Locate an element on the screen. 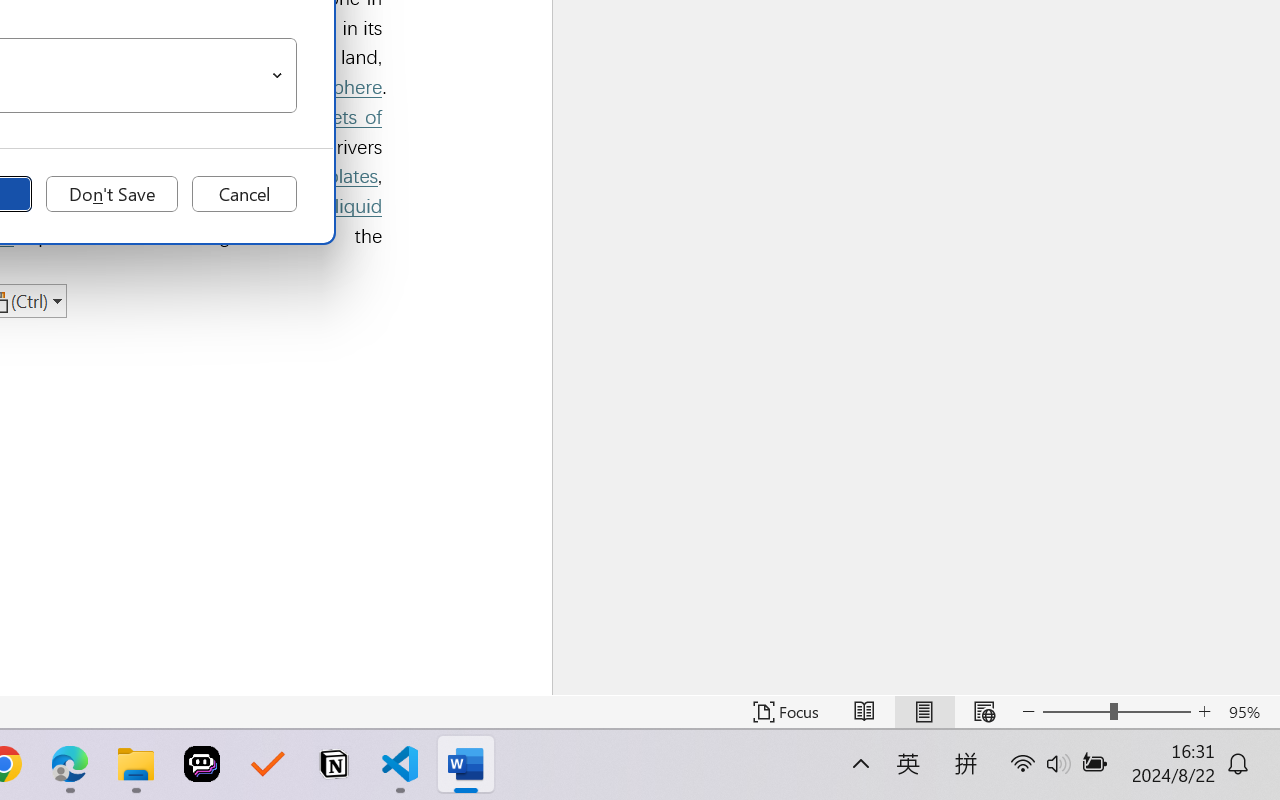 The width and height of the screenshot is (1280, 800). 'Cancel' is located at coordinates (243, 193).